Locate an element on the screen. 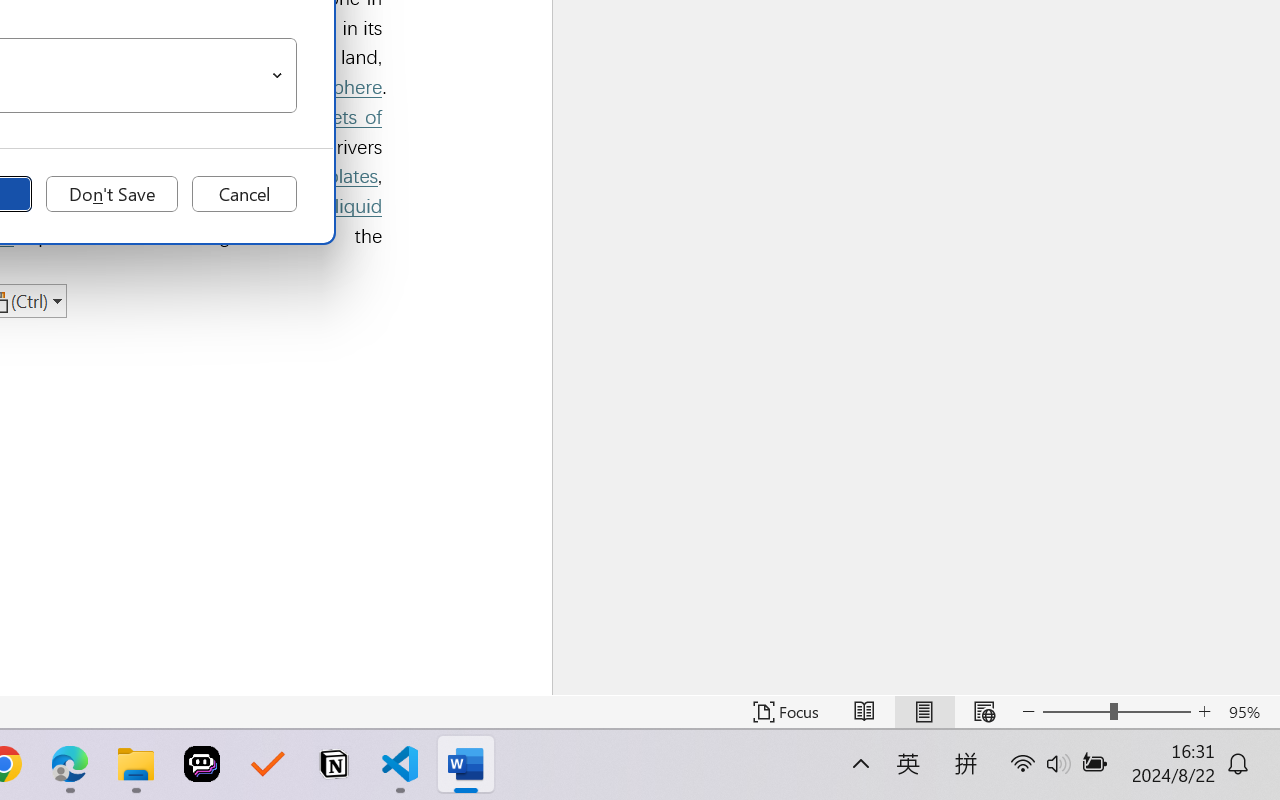 The width and height of the screenshot is (1280, 800). 'Cancel' is located at coordinates (243, 193).